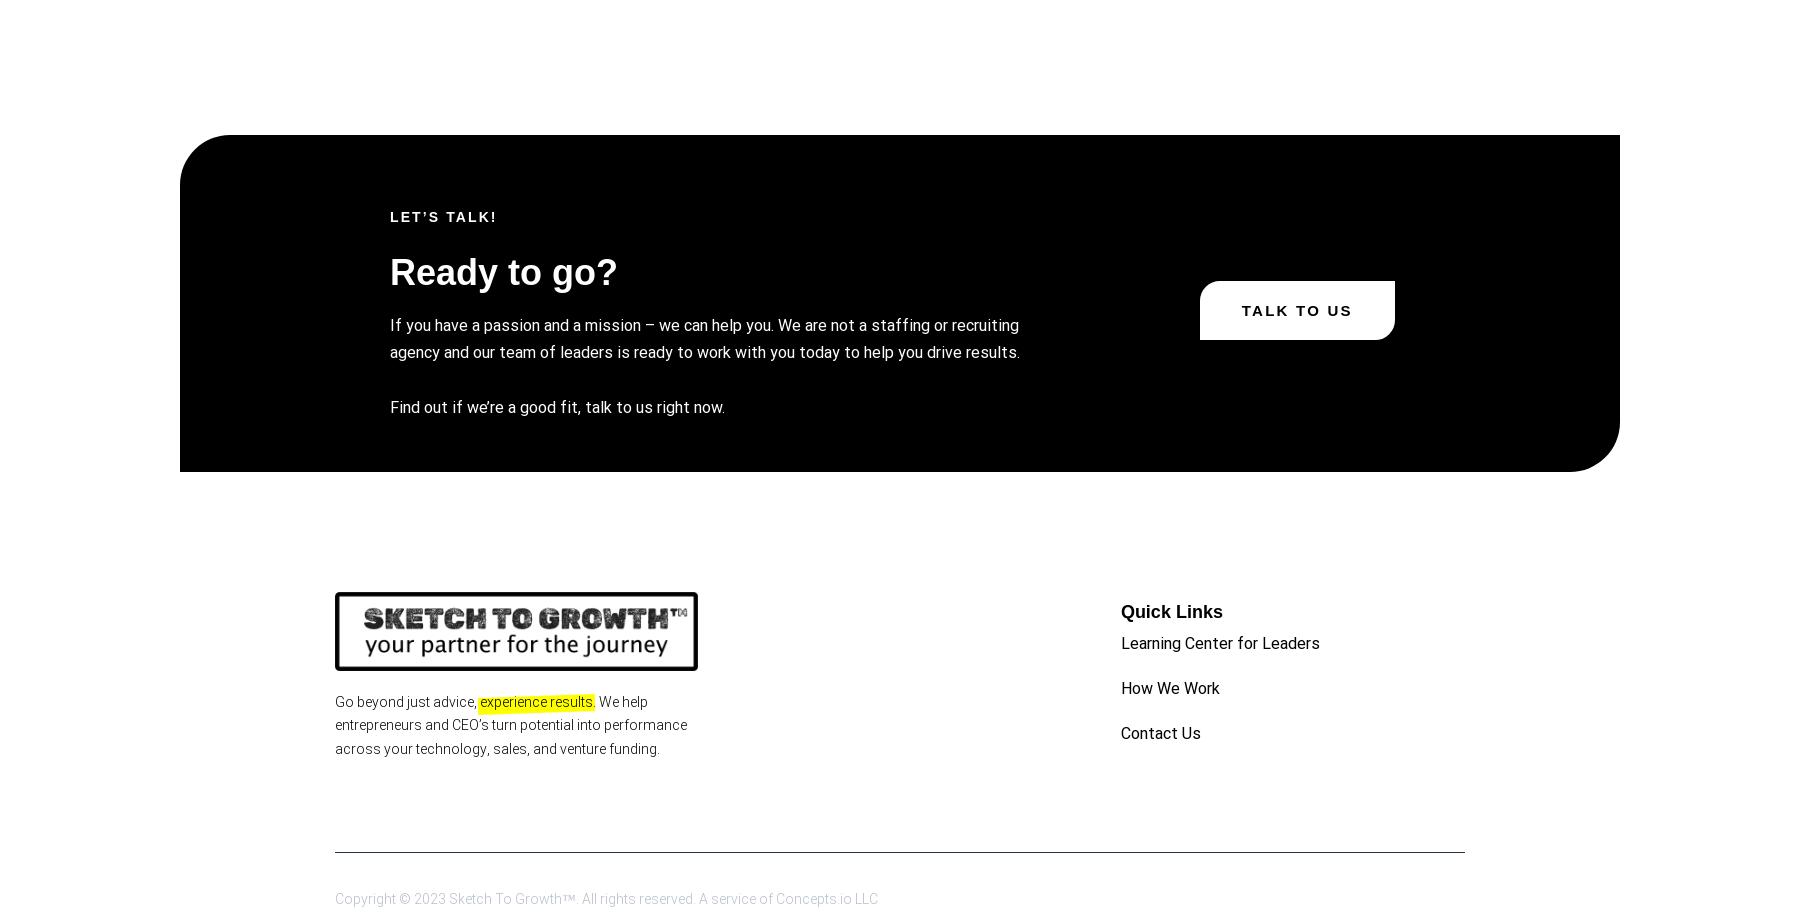 This screenshot has width=1800, height=922. I want to click on 'Find out if we’re a good fit, talk to us right now.', so click(556, 405).